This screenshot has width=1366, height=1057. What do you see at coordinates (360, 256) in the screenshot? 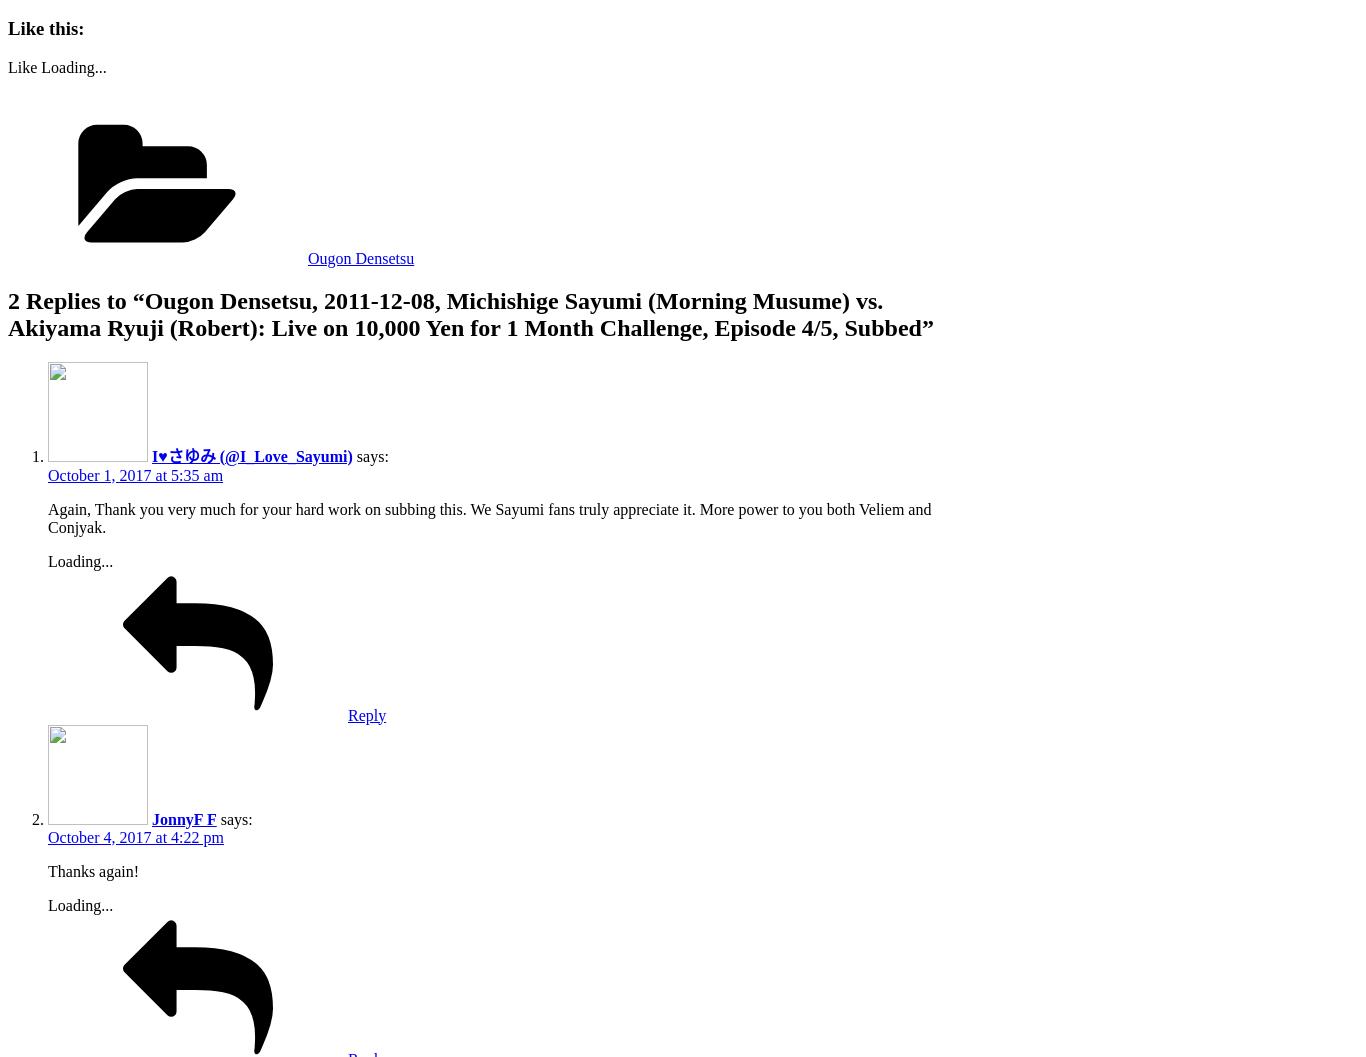
I see `'Ougon Densetsu'` at bounding box center [360, 256].